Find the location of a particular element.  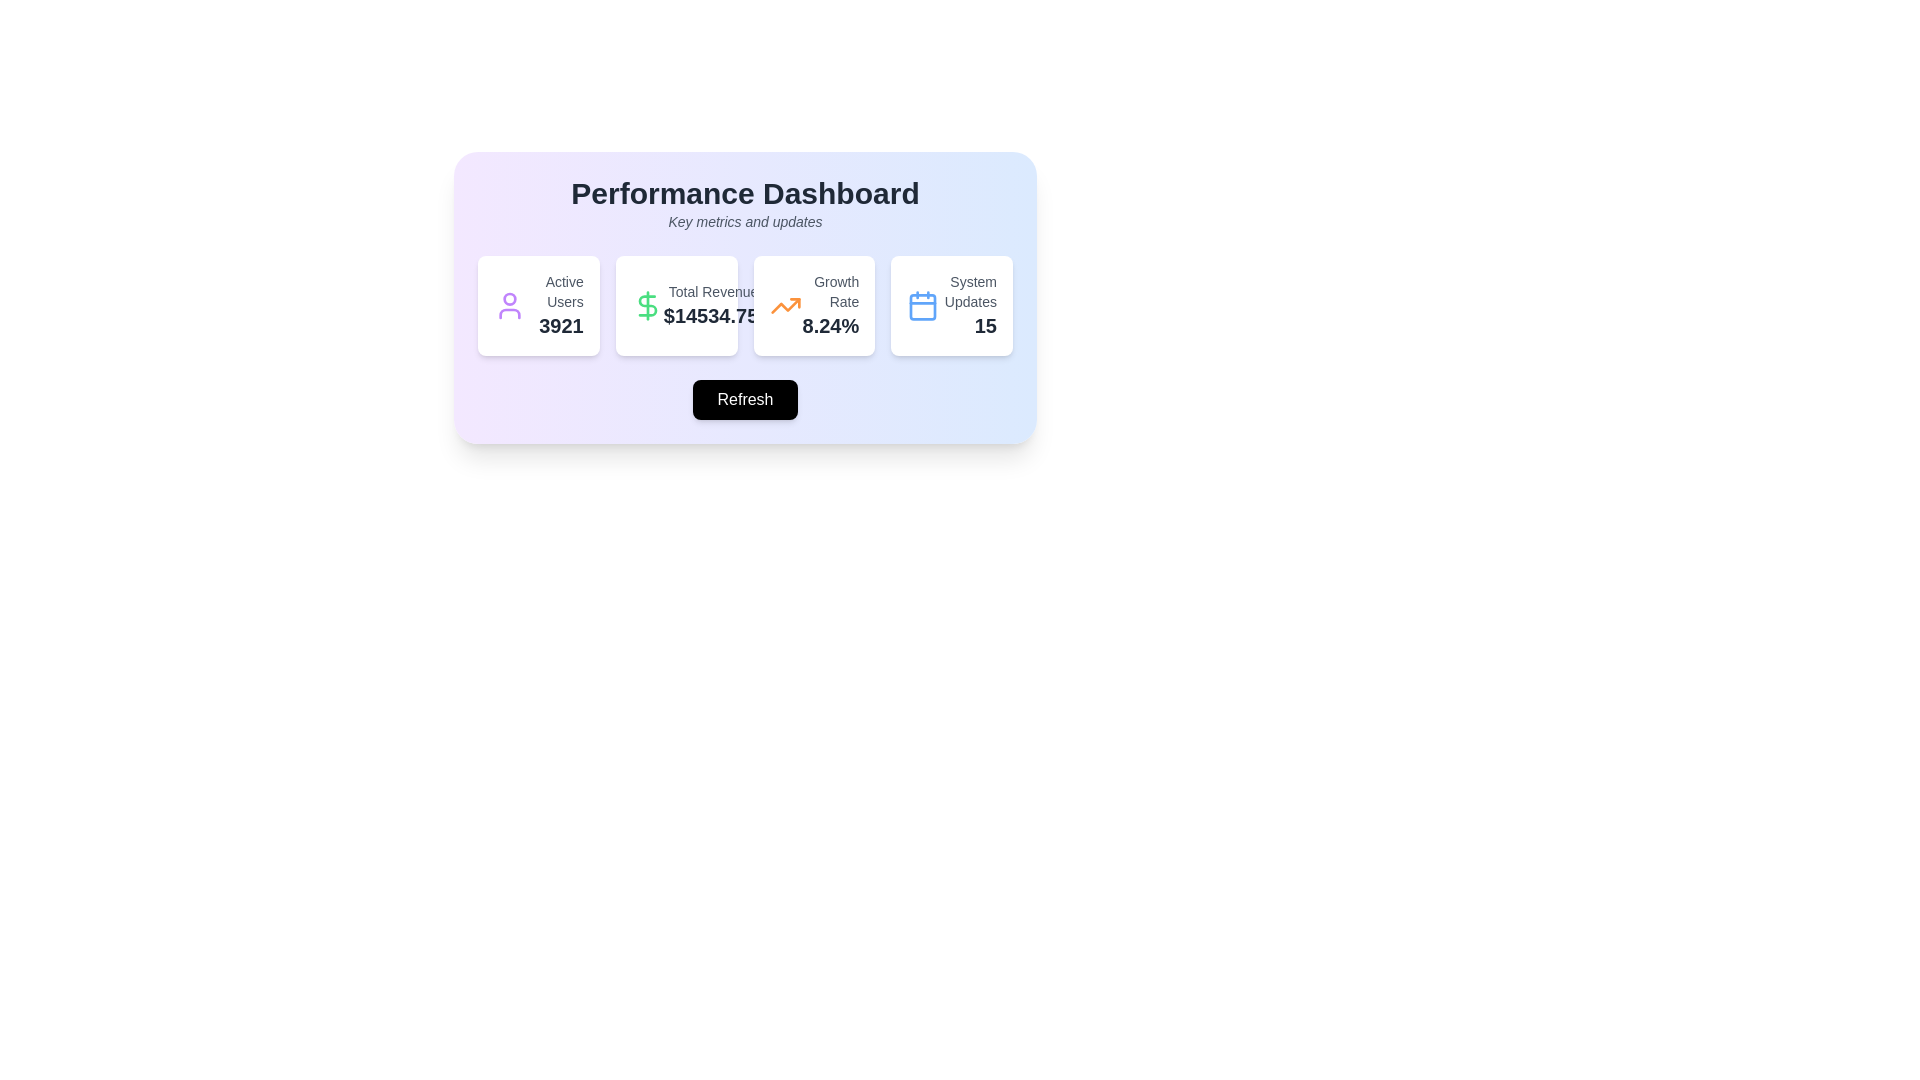

the information displayed on the summary card component that shows the number of system updates, located as the fourth card in a horizontal layout on the dashboard is located at coordinates (951, 305).